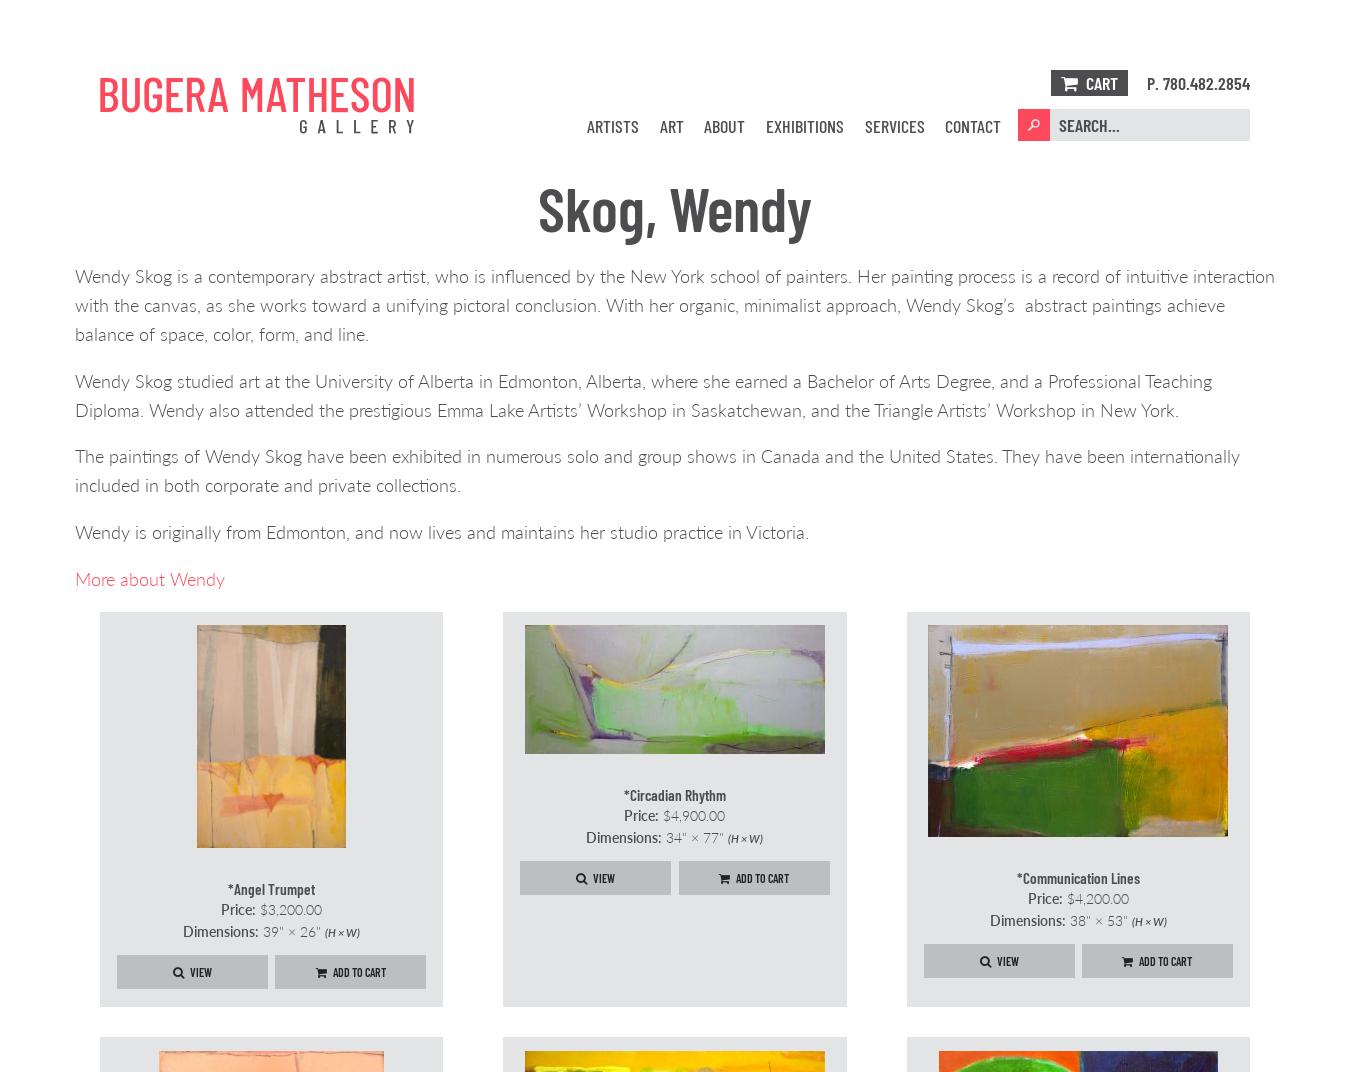 This screenshot has height=1072, width=1350. Describe the element at coordinates (658, 812) in the screenshot. I see `'$4,900.00'` at that location.